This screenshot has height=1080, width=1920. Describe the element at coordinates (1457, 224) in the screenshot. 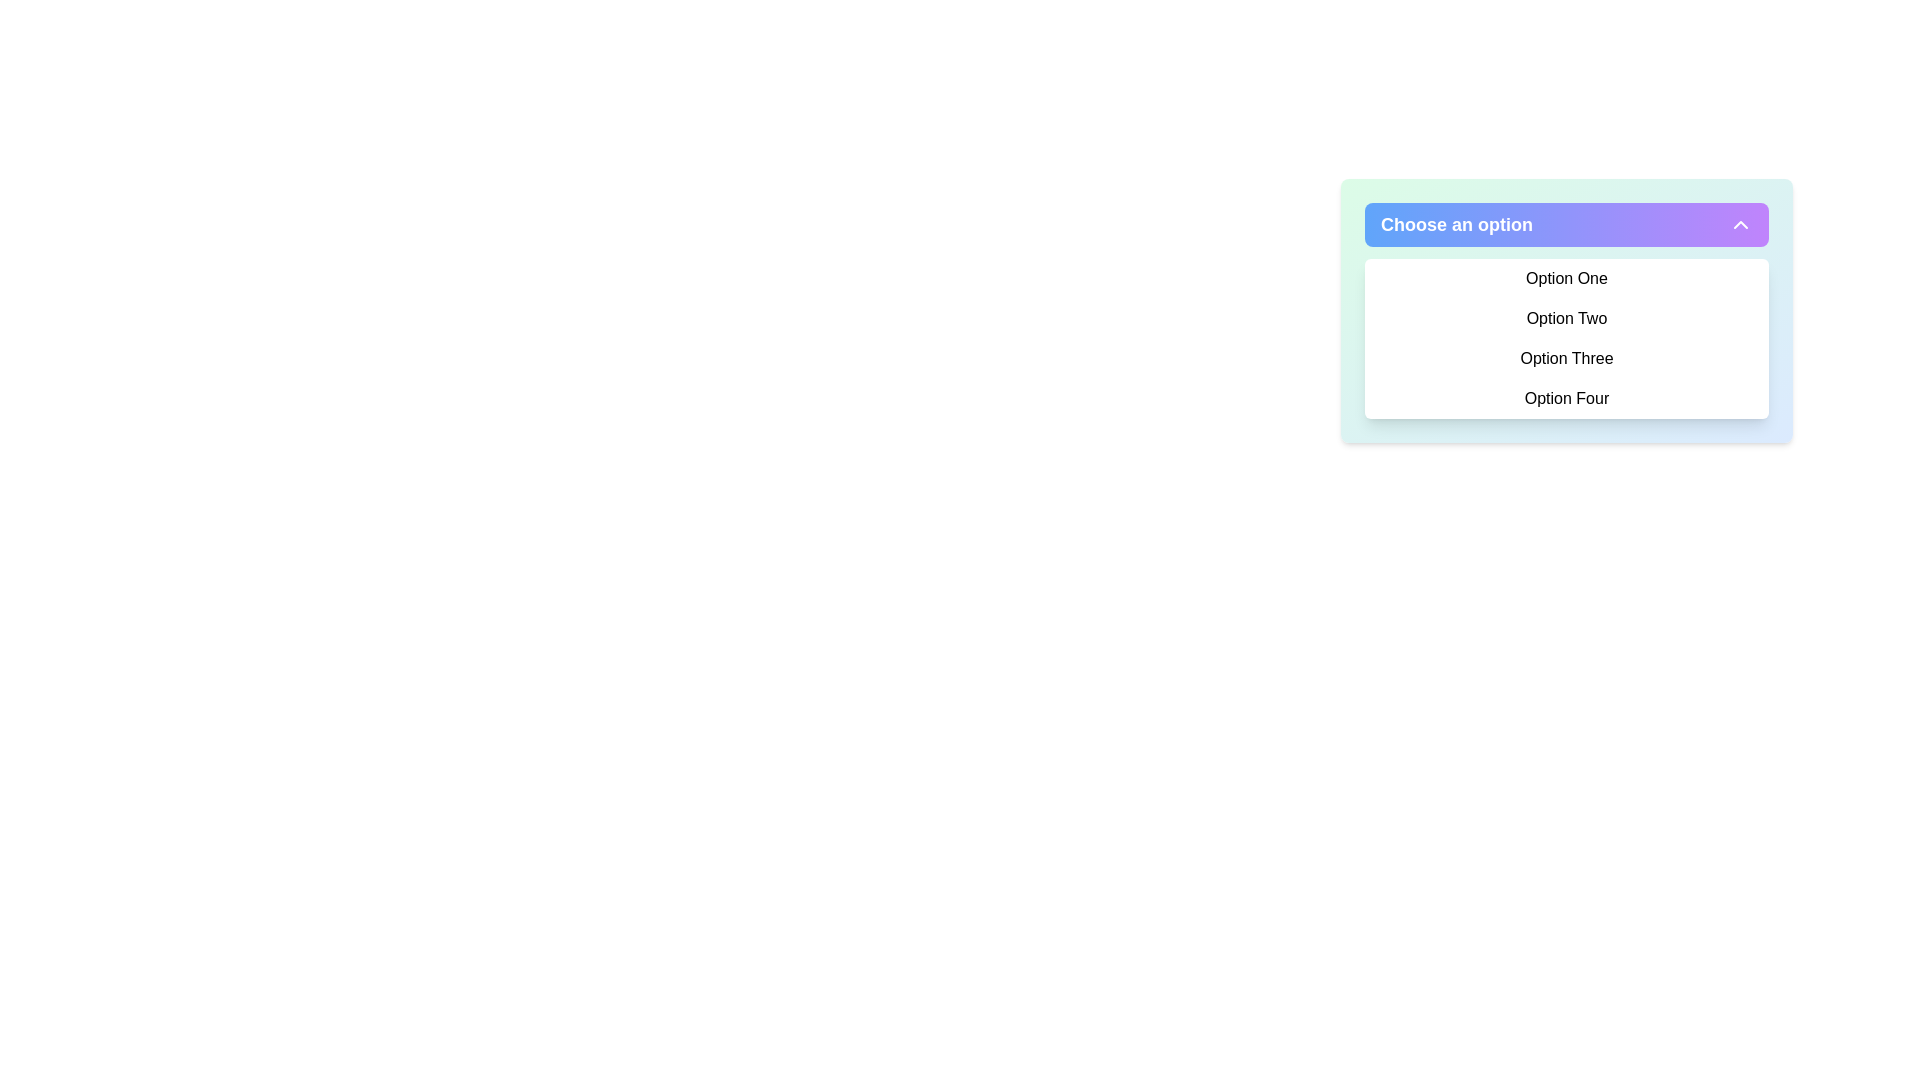

I see `the static text label displaying 'Choose an option', which is bold and white, located in the upper section of the dropdown interface, to the left of the chevron icon` at that location.